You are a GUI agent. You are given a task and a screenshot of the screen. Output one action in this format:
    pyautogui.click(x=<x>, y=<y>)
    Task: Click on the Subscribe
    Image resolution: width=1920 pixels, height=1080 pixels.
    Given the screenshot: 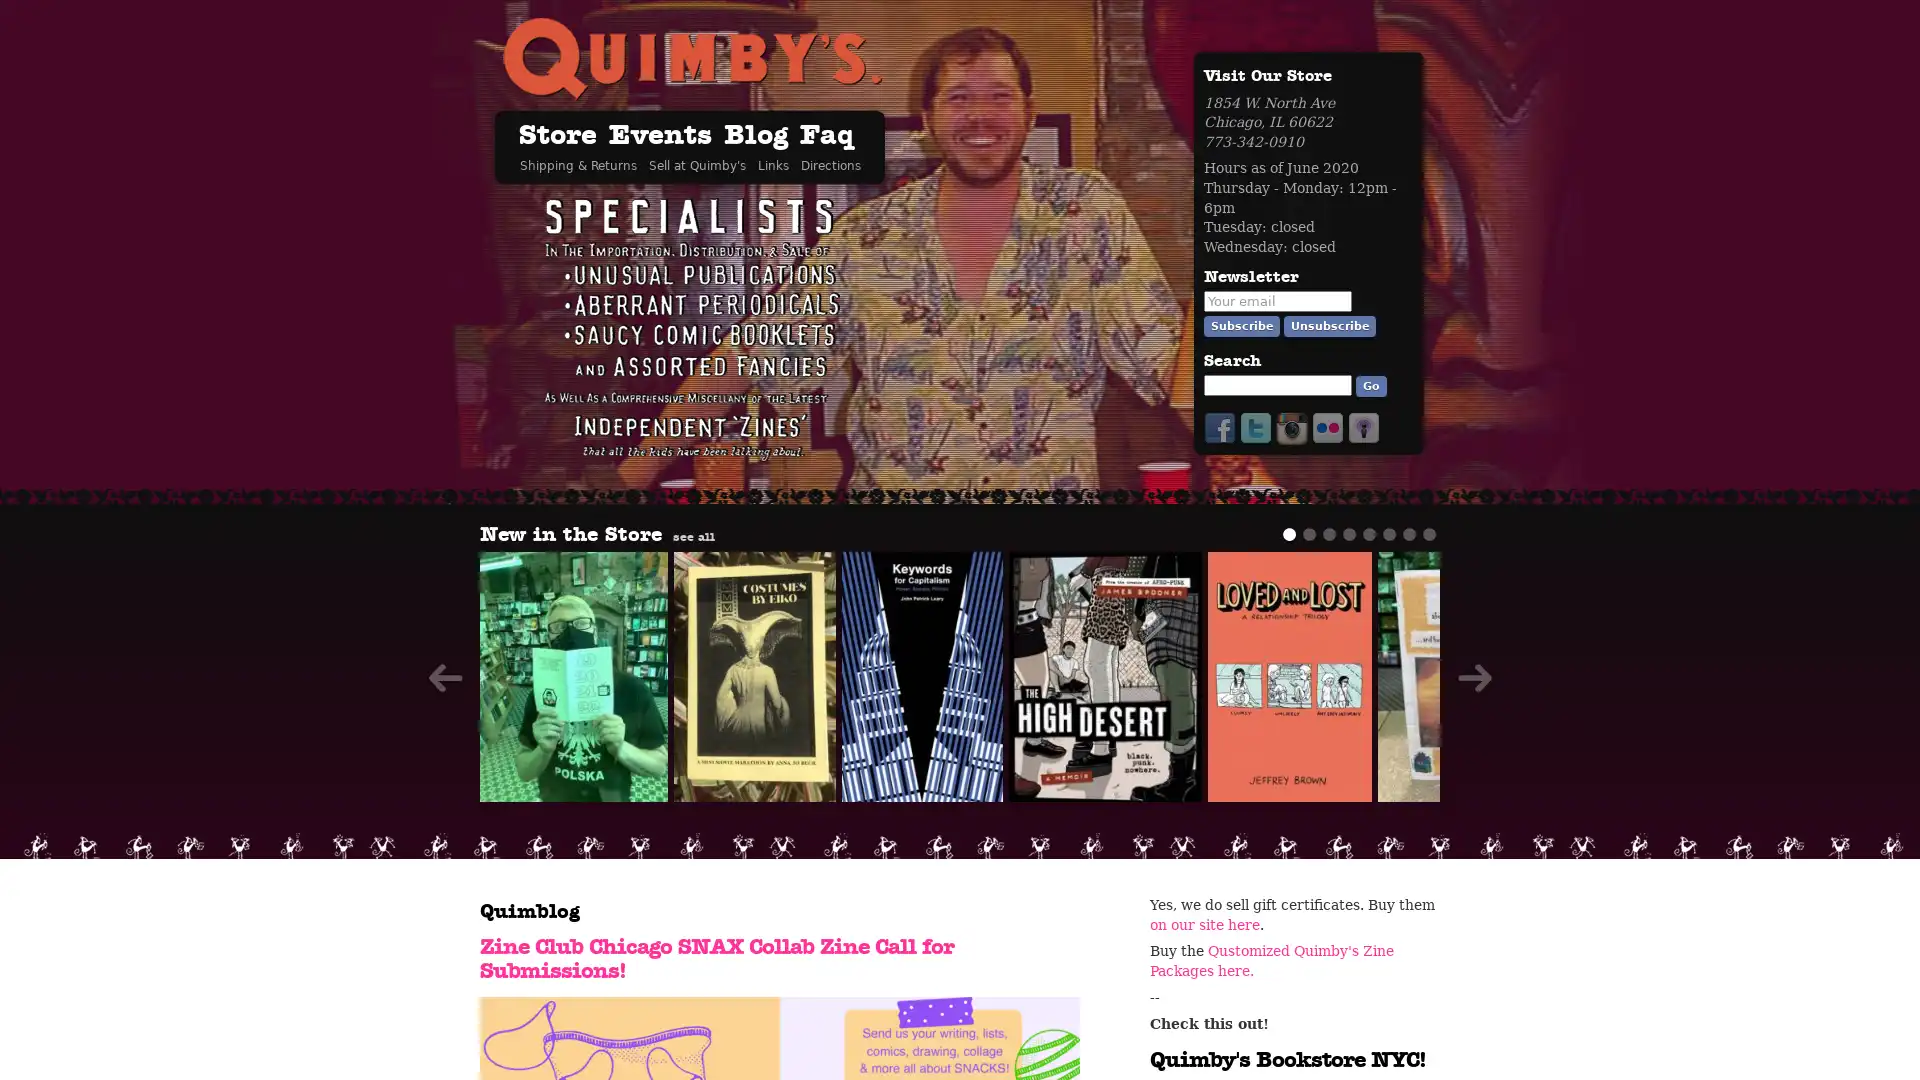 What is the action you would take?
    pyautogui.click(x=1241, y=324)
    